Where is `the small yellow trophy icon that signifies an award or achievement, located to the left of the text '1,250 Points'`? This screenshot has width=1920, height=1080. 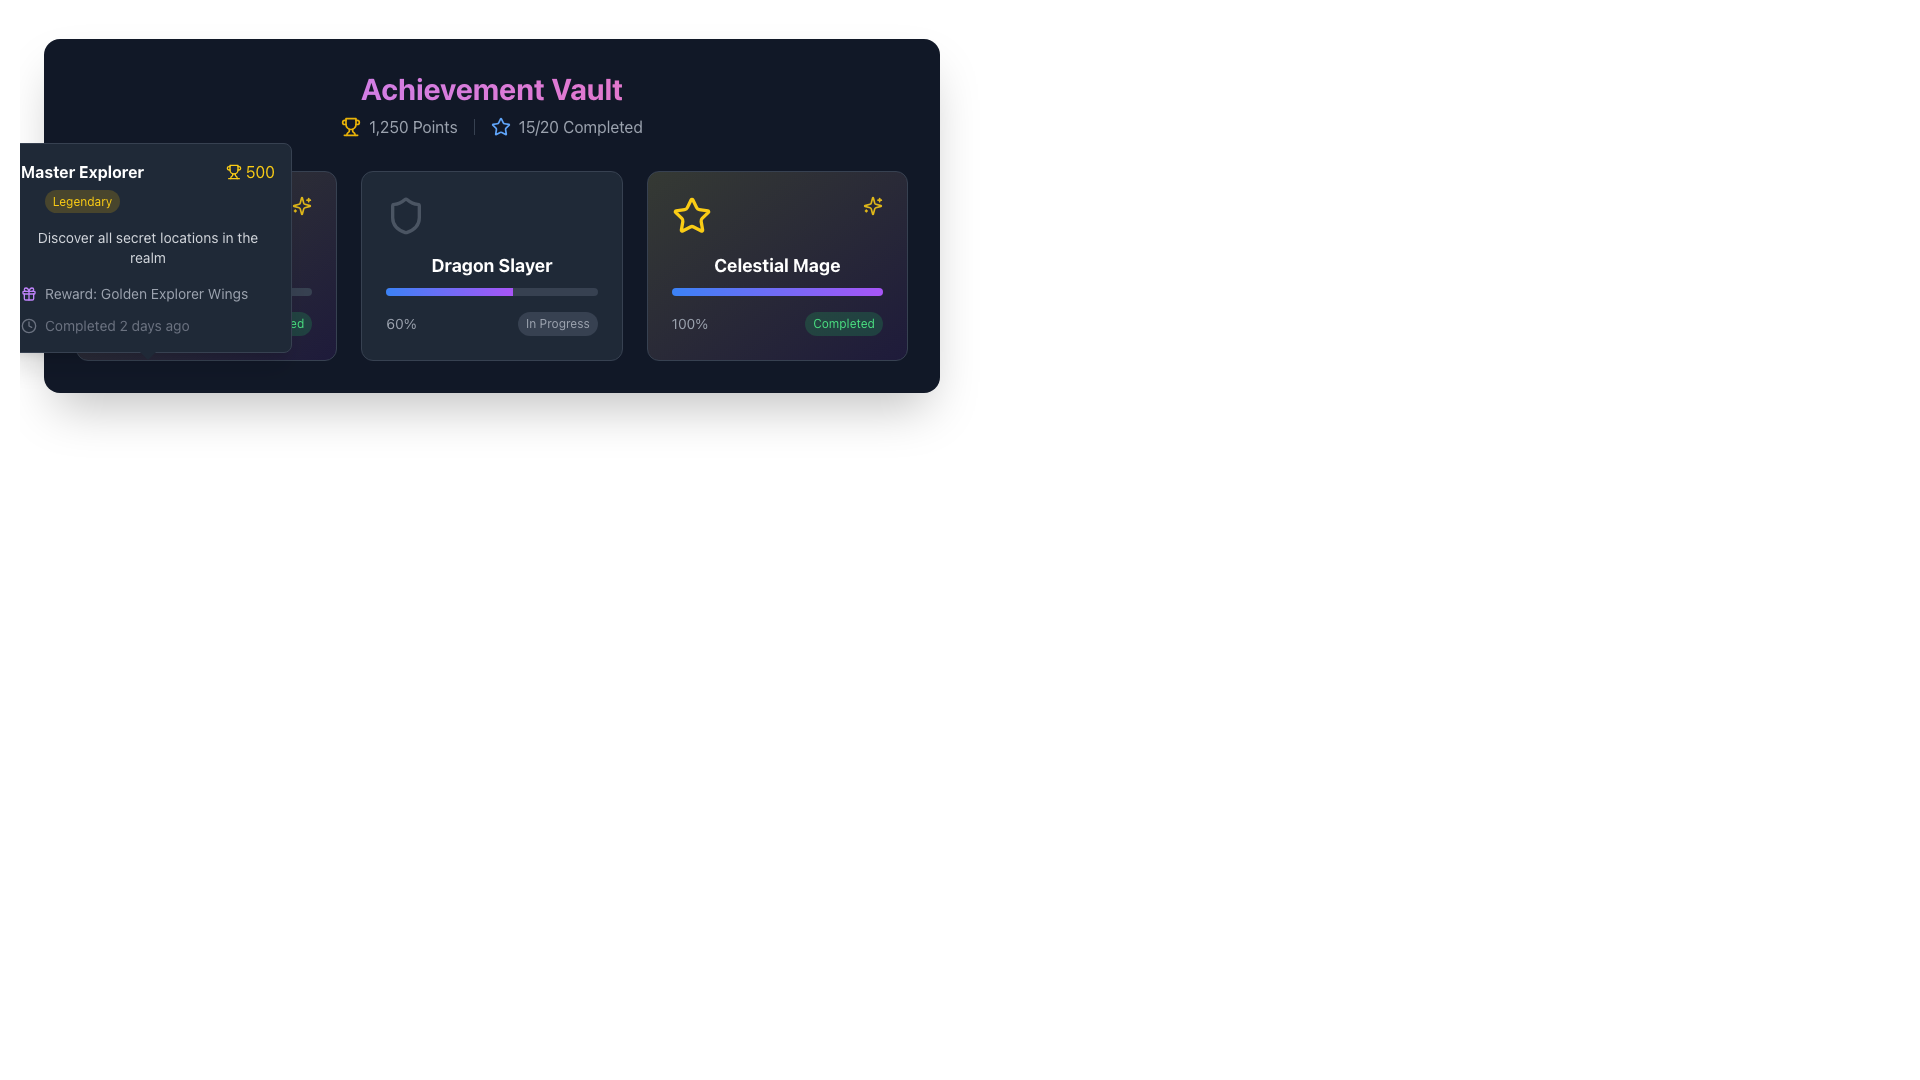
the small yellow trophy icon that signifies an award or achievement, located to the left of the text '1,250 Points' is located at coordinates (351, 127).